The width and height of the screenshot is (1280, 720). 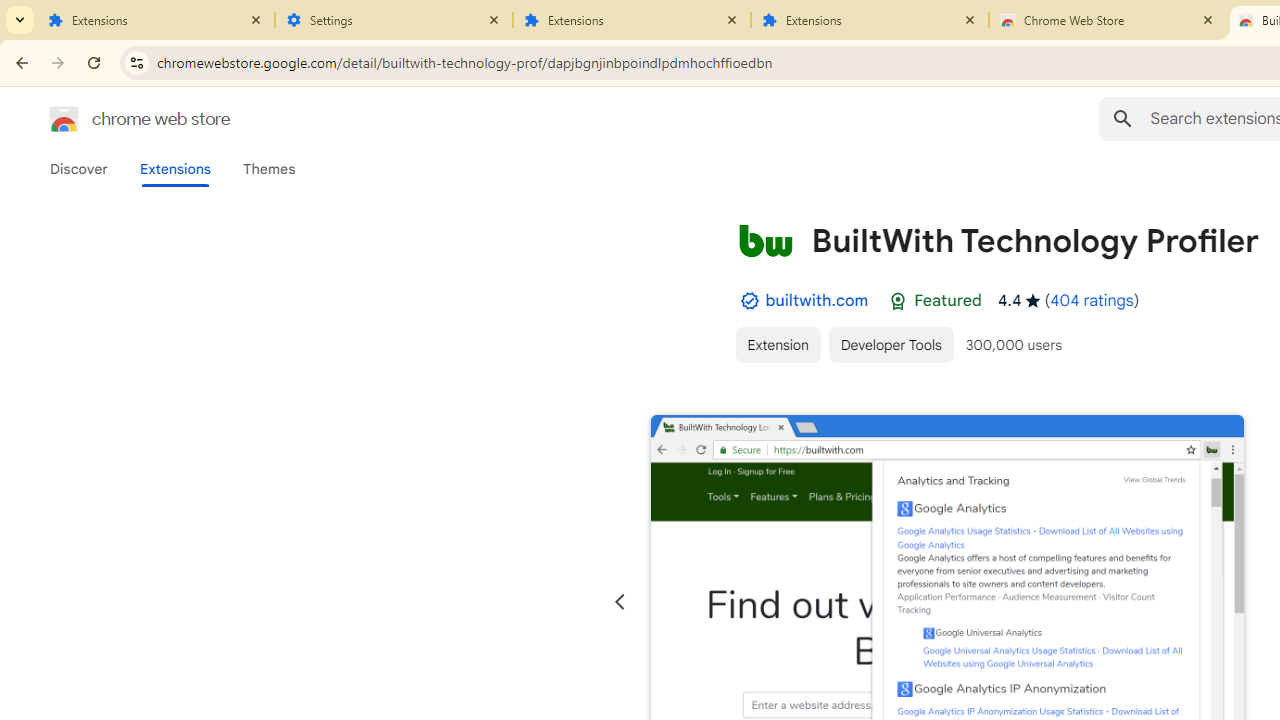 What do you see at coordinates (817, 300) in the screenshot?
I see `'builtwith.com'` at bounding box center [817, 300].